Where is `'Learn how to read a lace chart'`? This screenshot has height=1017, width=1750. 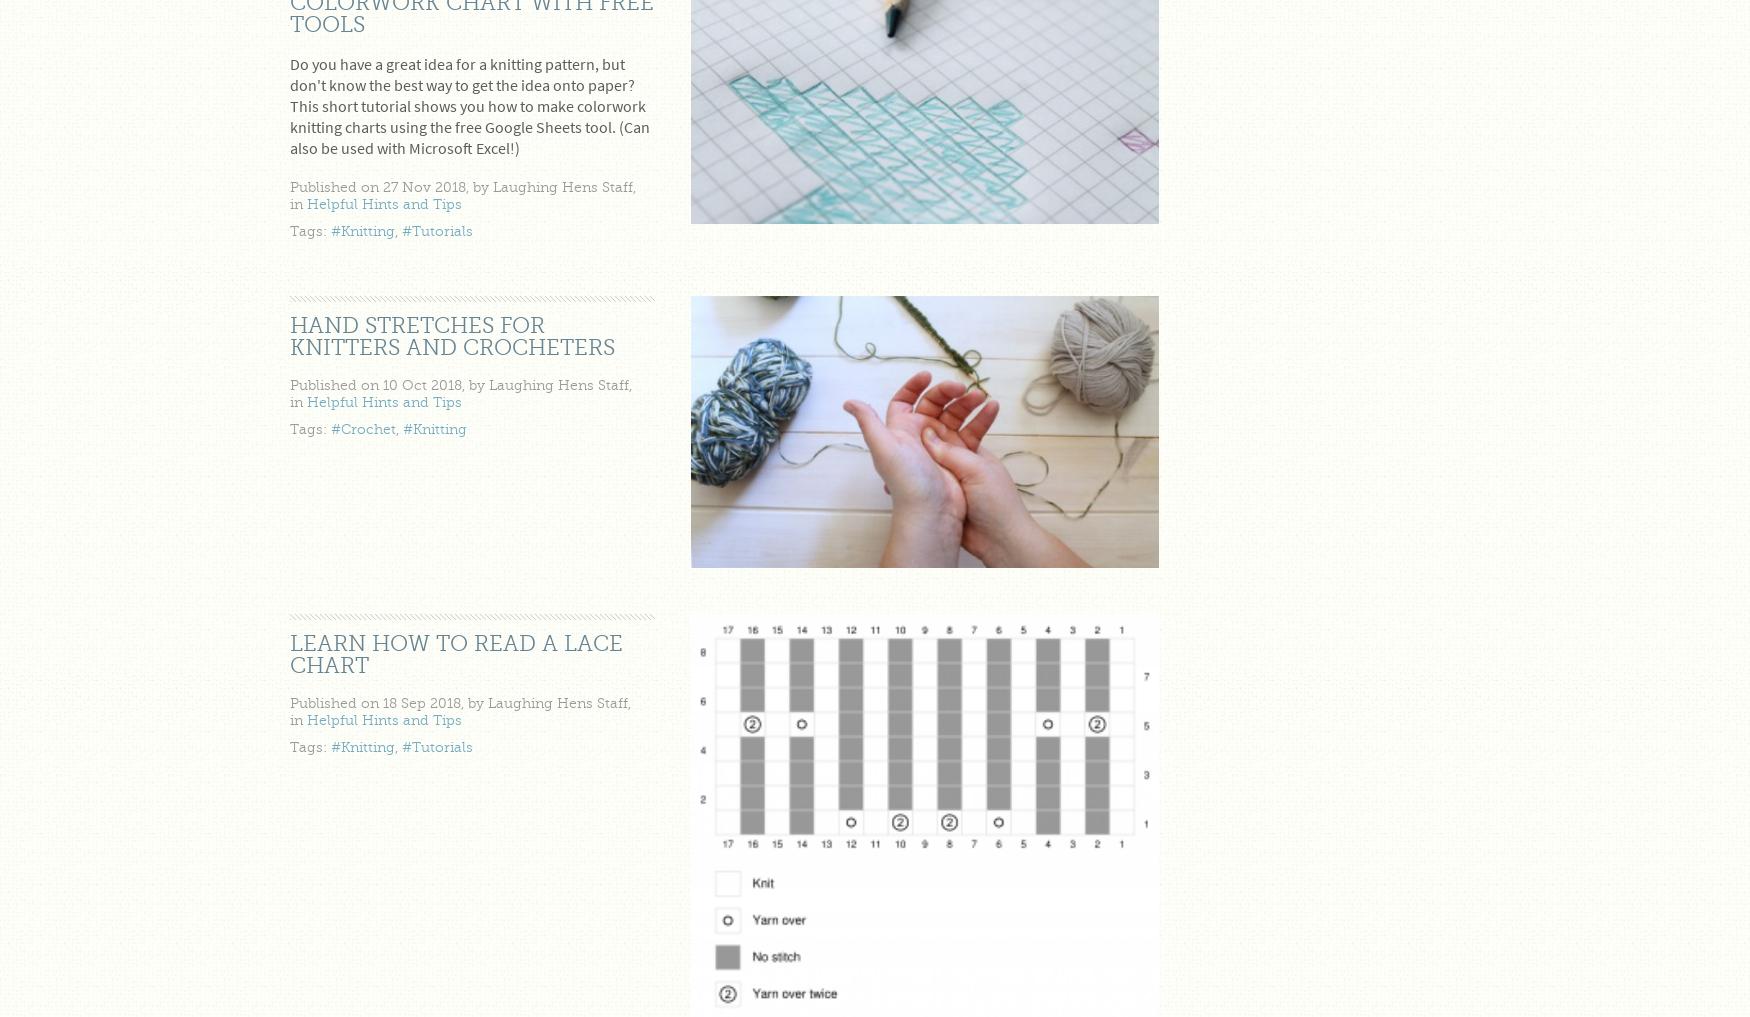 'Learn how to read a lace chart' is located at coordinates (288, 653).